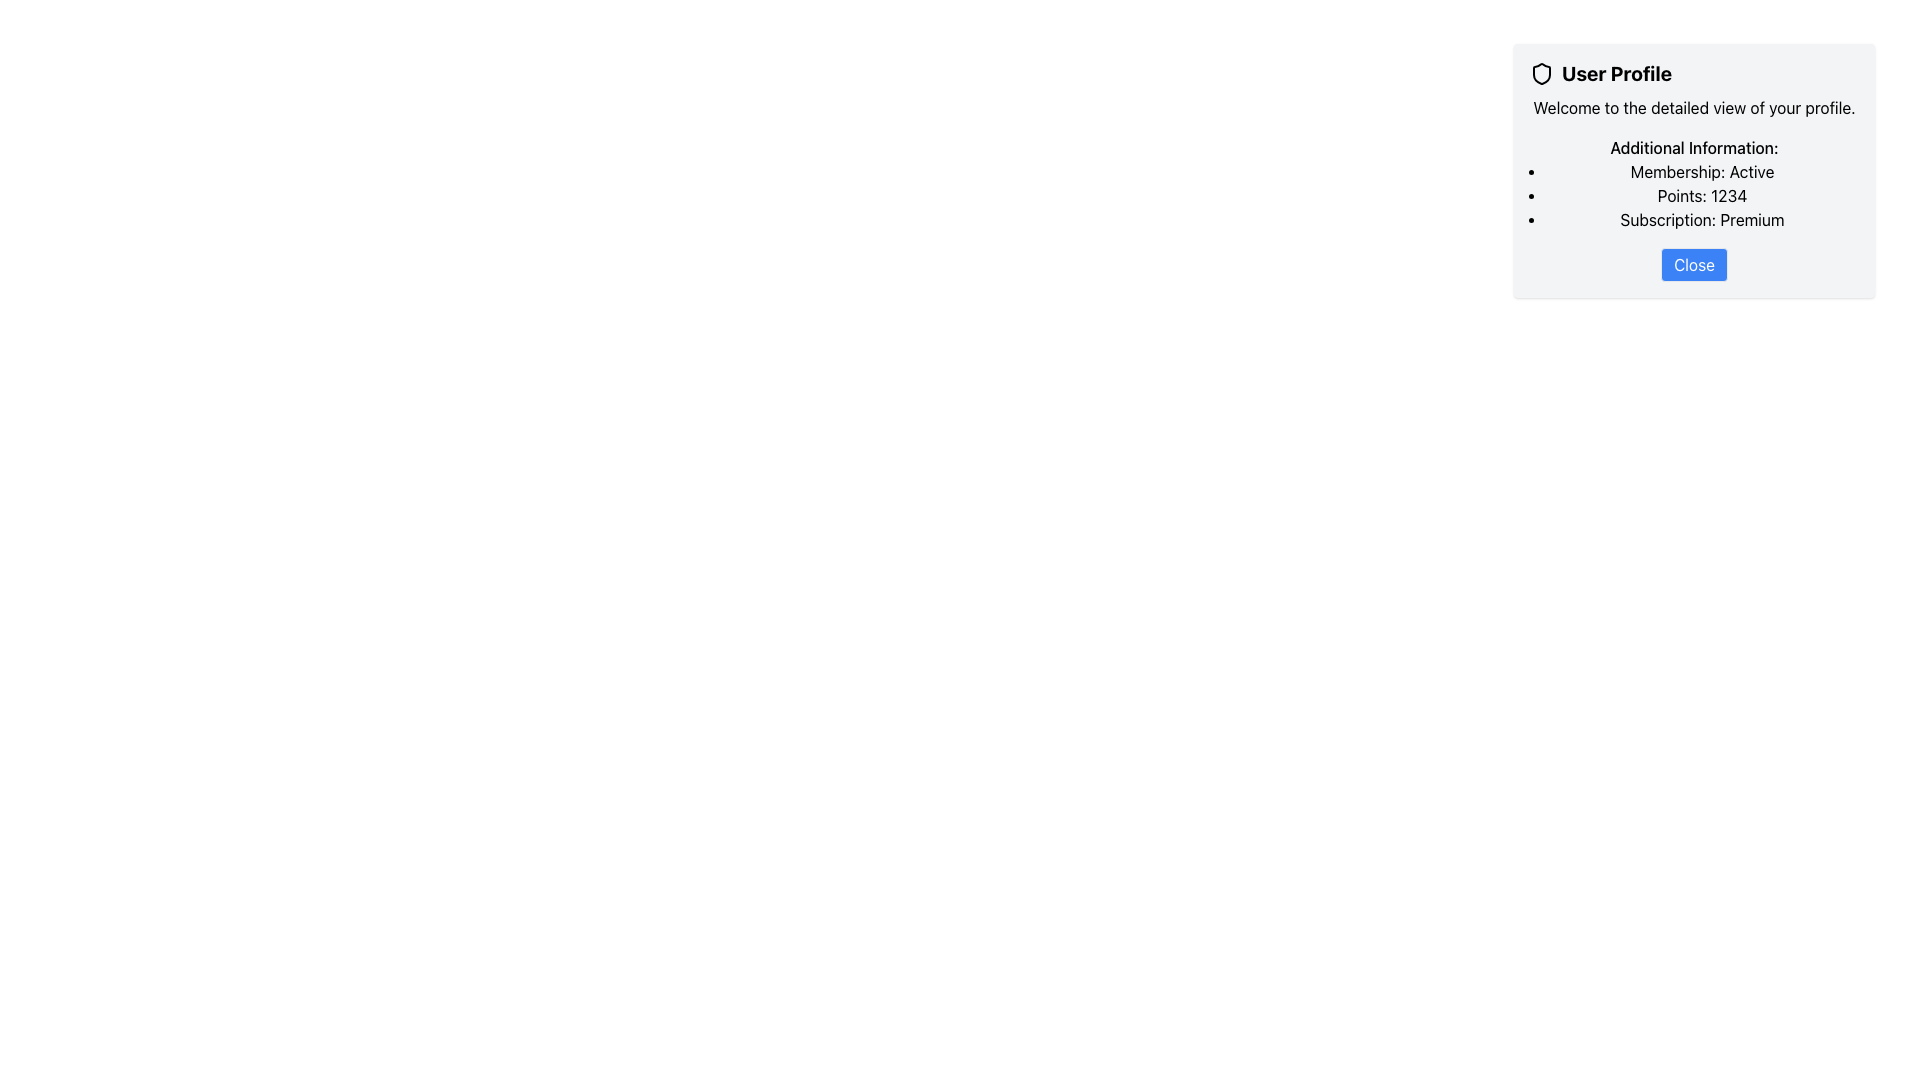  Describe the element at coordinates (1540, 72) in the screenshot. I see `the shield-shaped icon located to the left of the 'User Profile' text, which features a thin outline and rounded corners, indicating a protection design` at that location.